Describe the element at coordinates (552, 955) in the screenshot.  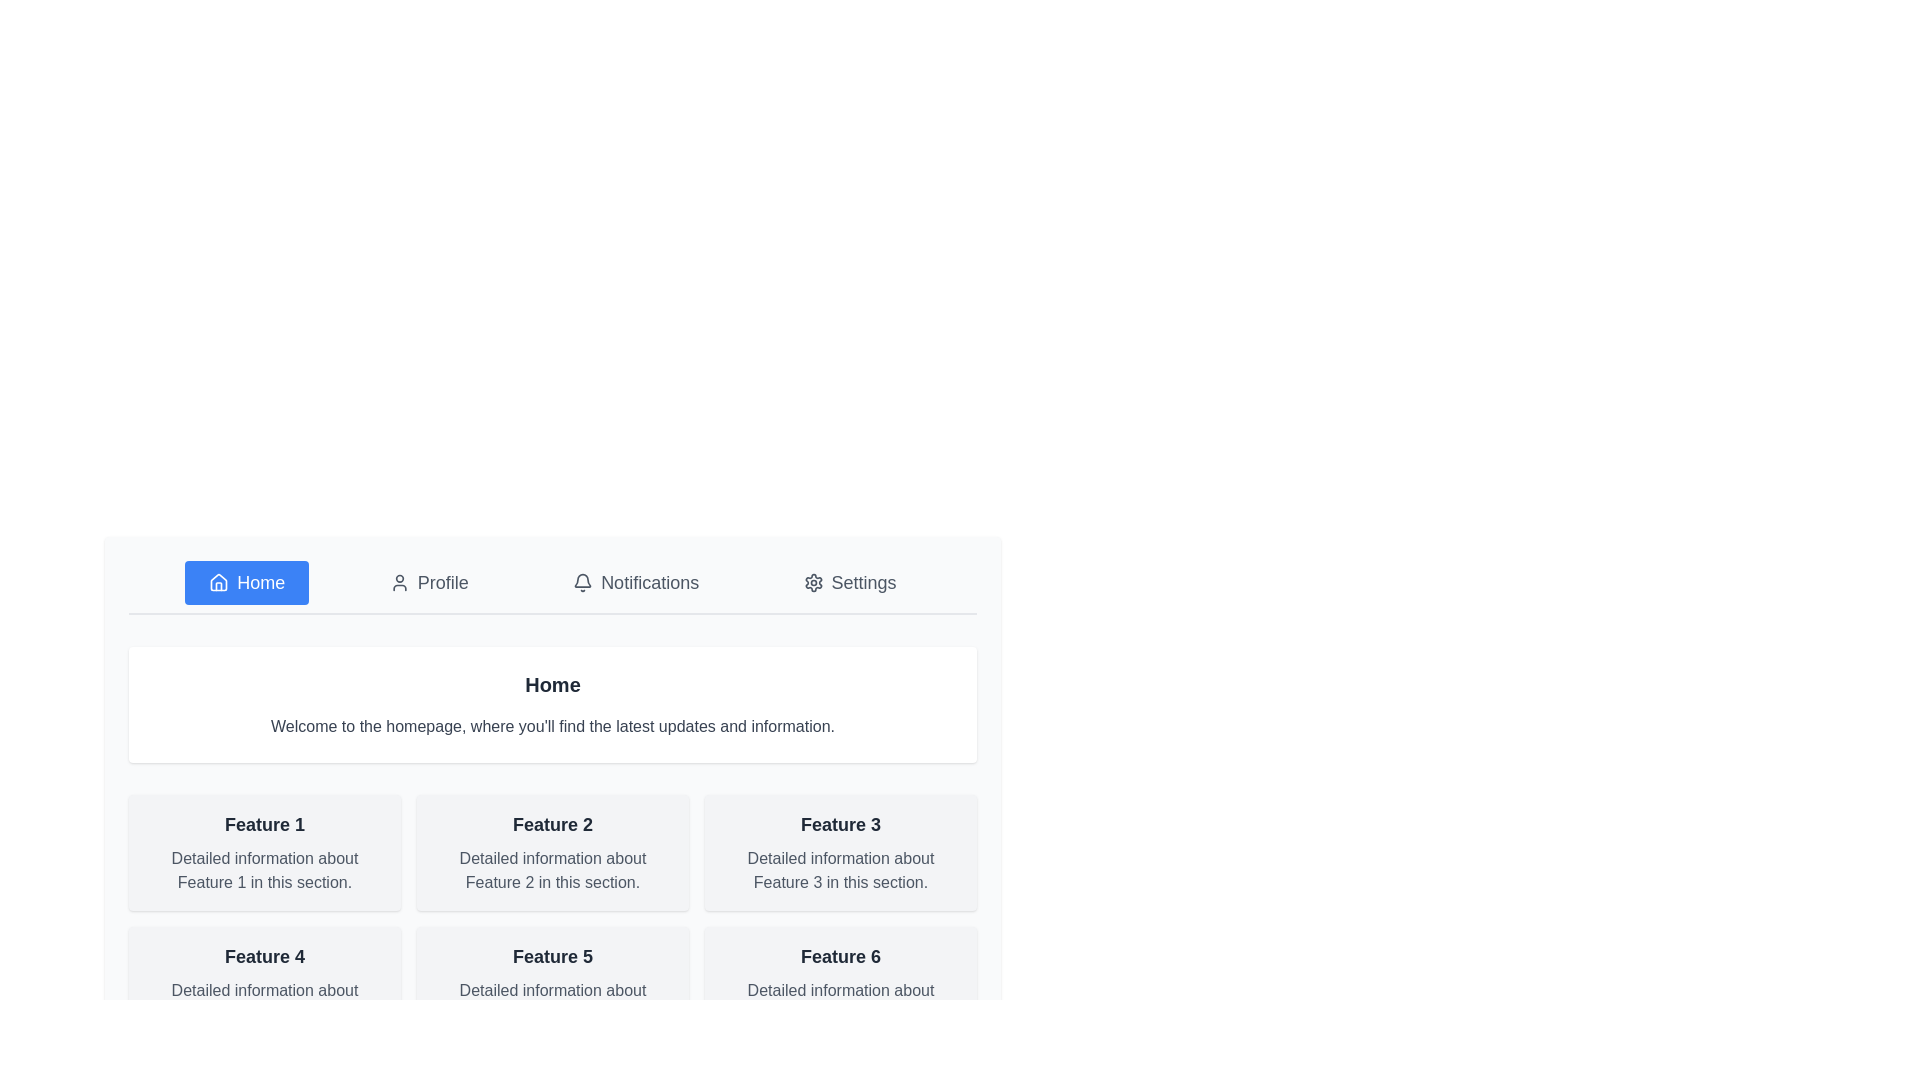
I see `the 'Feature 5' text label, which is styled in a larger bold font and located at the top of the fifth card in a 2x3 grid of feature cards` at that location.